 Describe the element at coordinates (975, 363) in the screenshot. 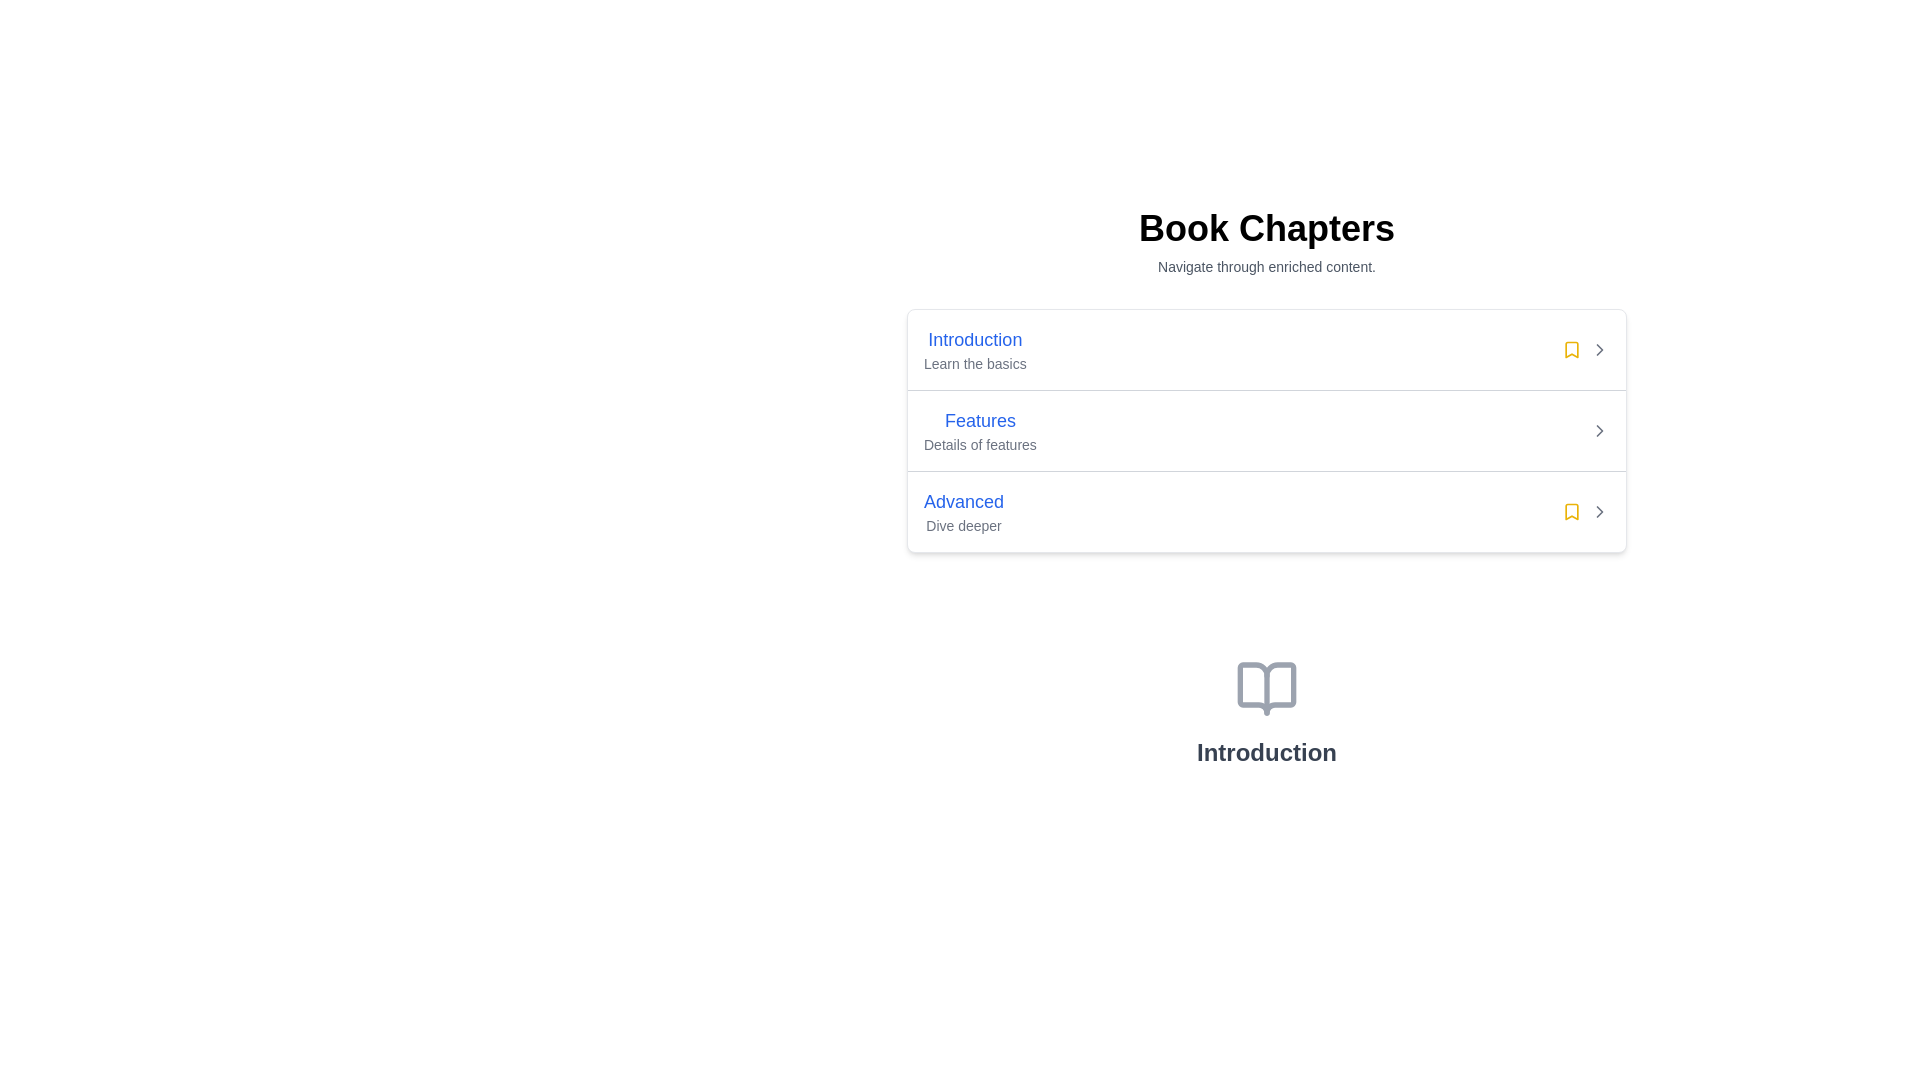

I see `the descriptive text label located directly underneath the 'Introduction' heading, which provides additional context about this chapter` at that location.